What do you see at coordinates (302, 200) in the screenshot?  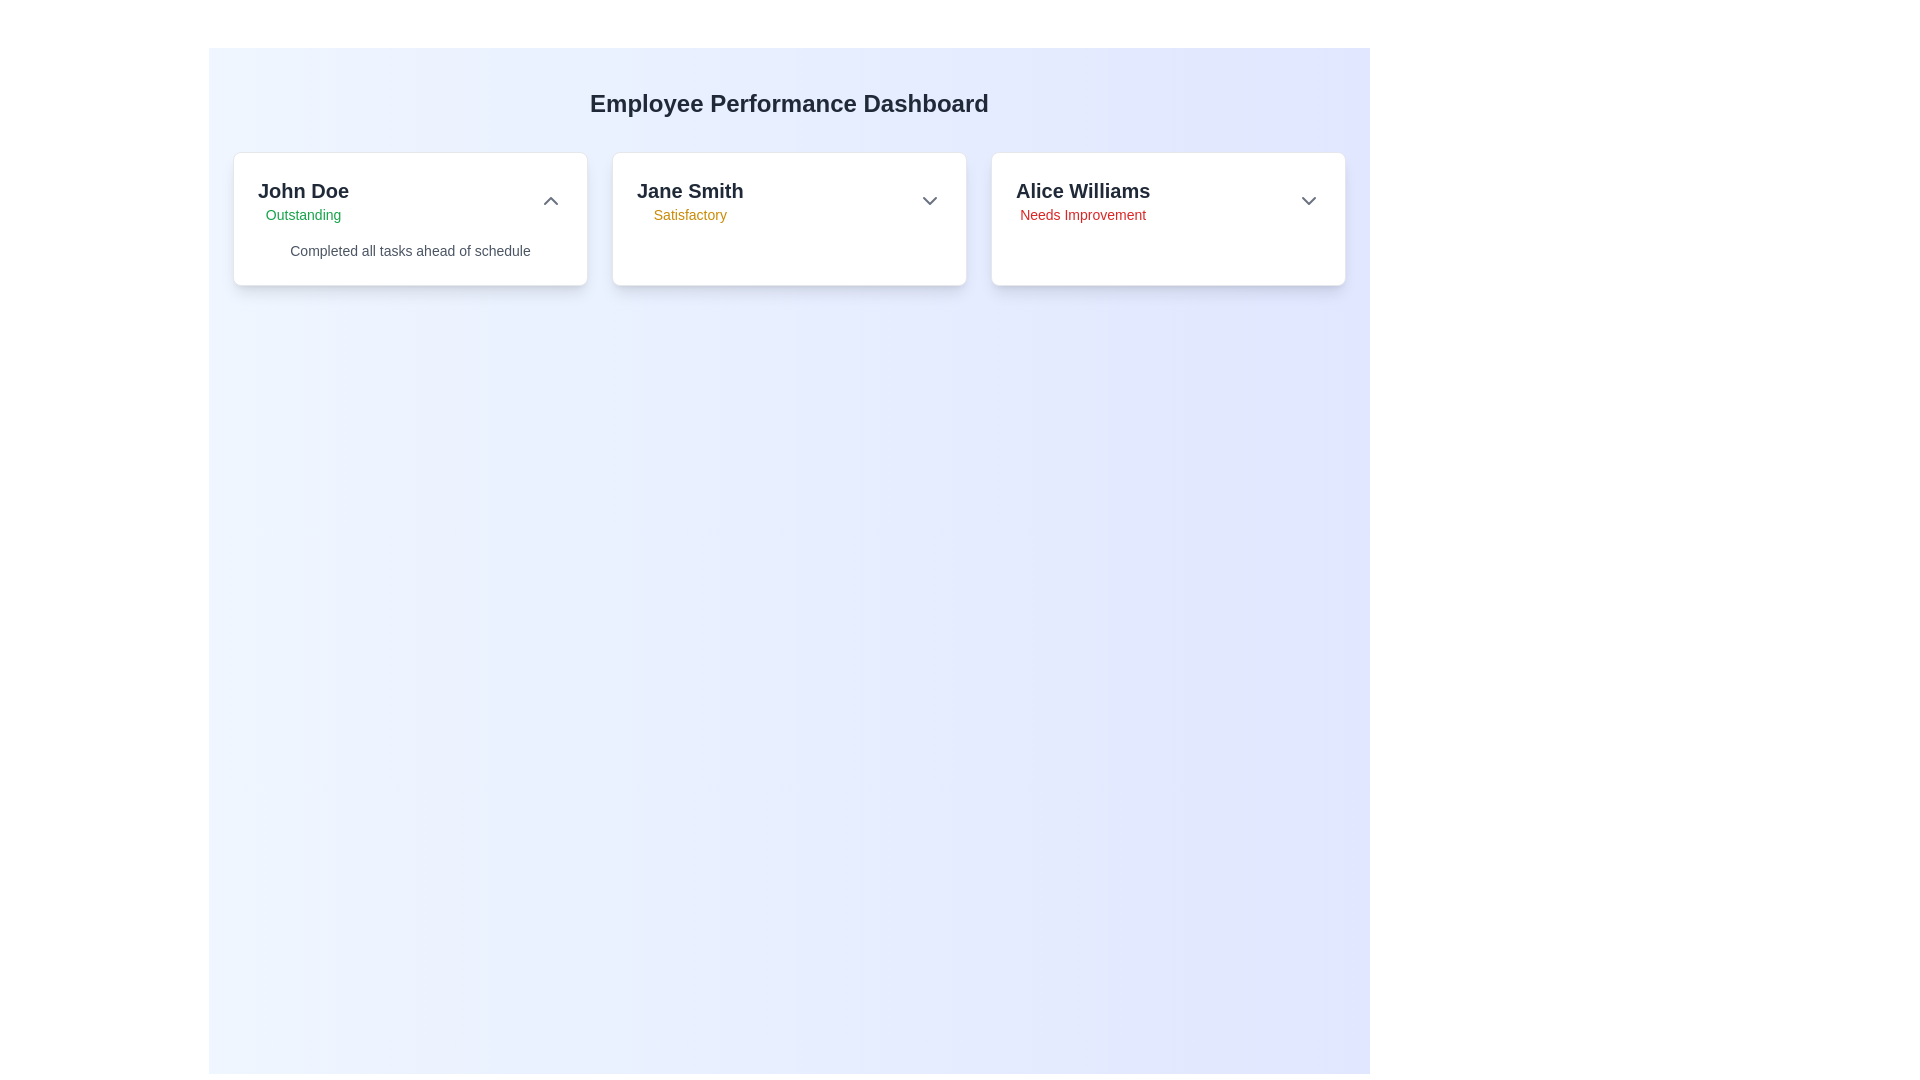 I see `the Text Display element that shows an individual's name and status descriptor, located in the top-left corner of a card in a performance dashboard` at bounding box center [302, 200].